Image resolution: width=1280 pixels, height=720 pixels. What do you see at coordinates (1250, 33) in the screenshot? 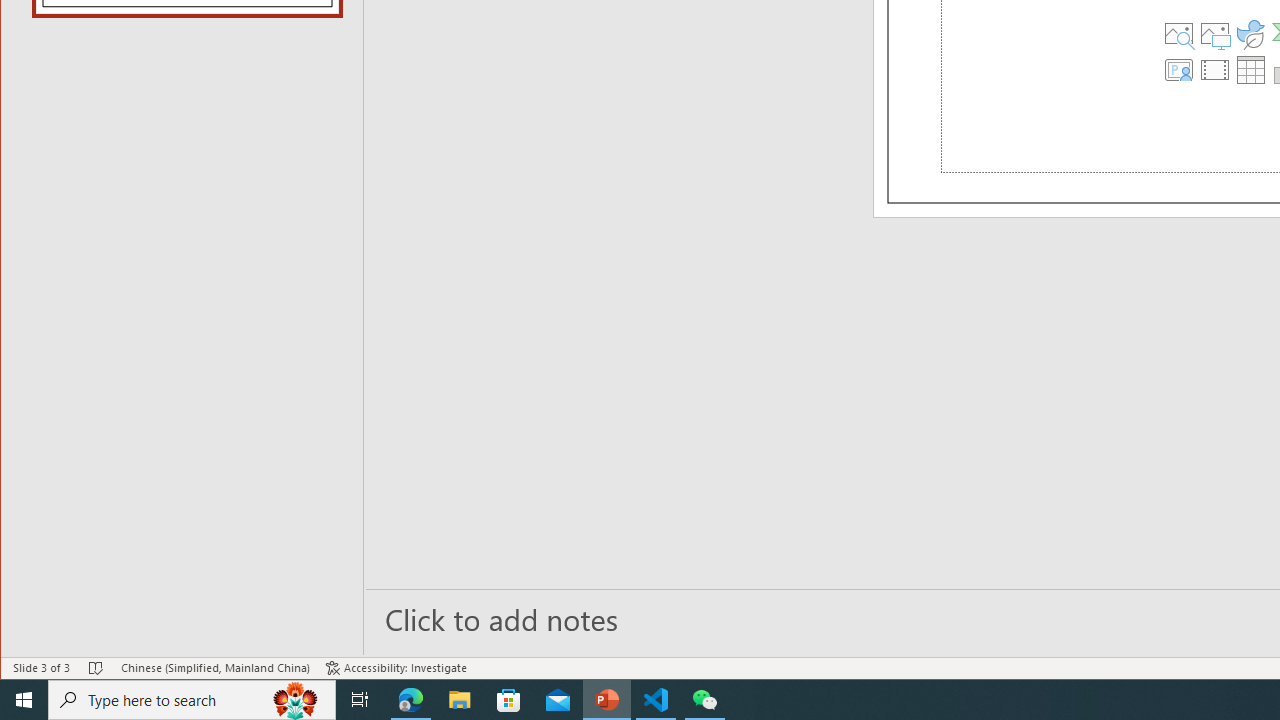
I see `'Insert an Icon'` at bounding box center [1250, 33].